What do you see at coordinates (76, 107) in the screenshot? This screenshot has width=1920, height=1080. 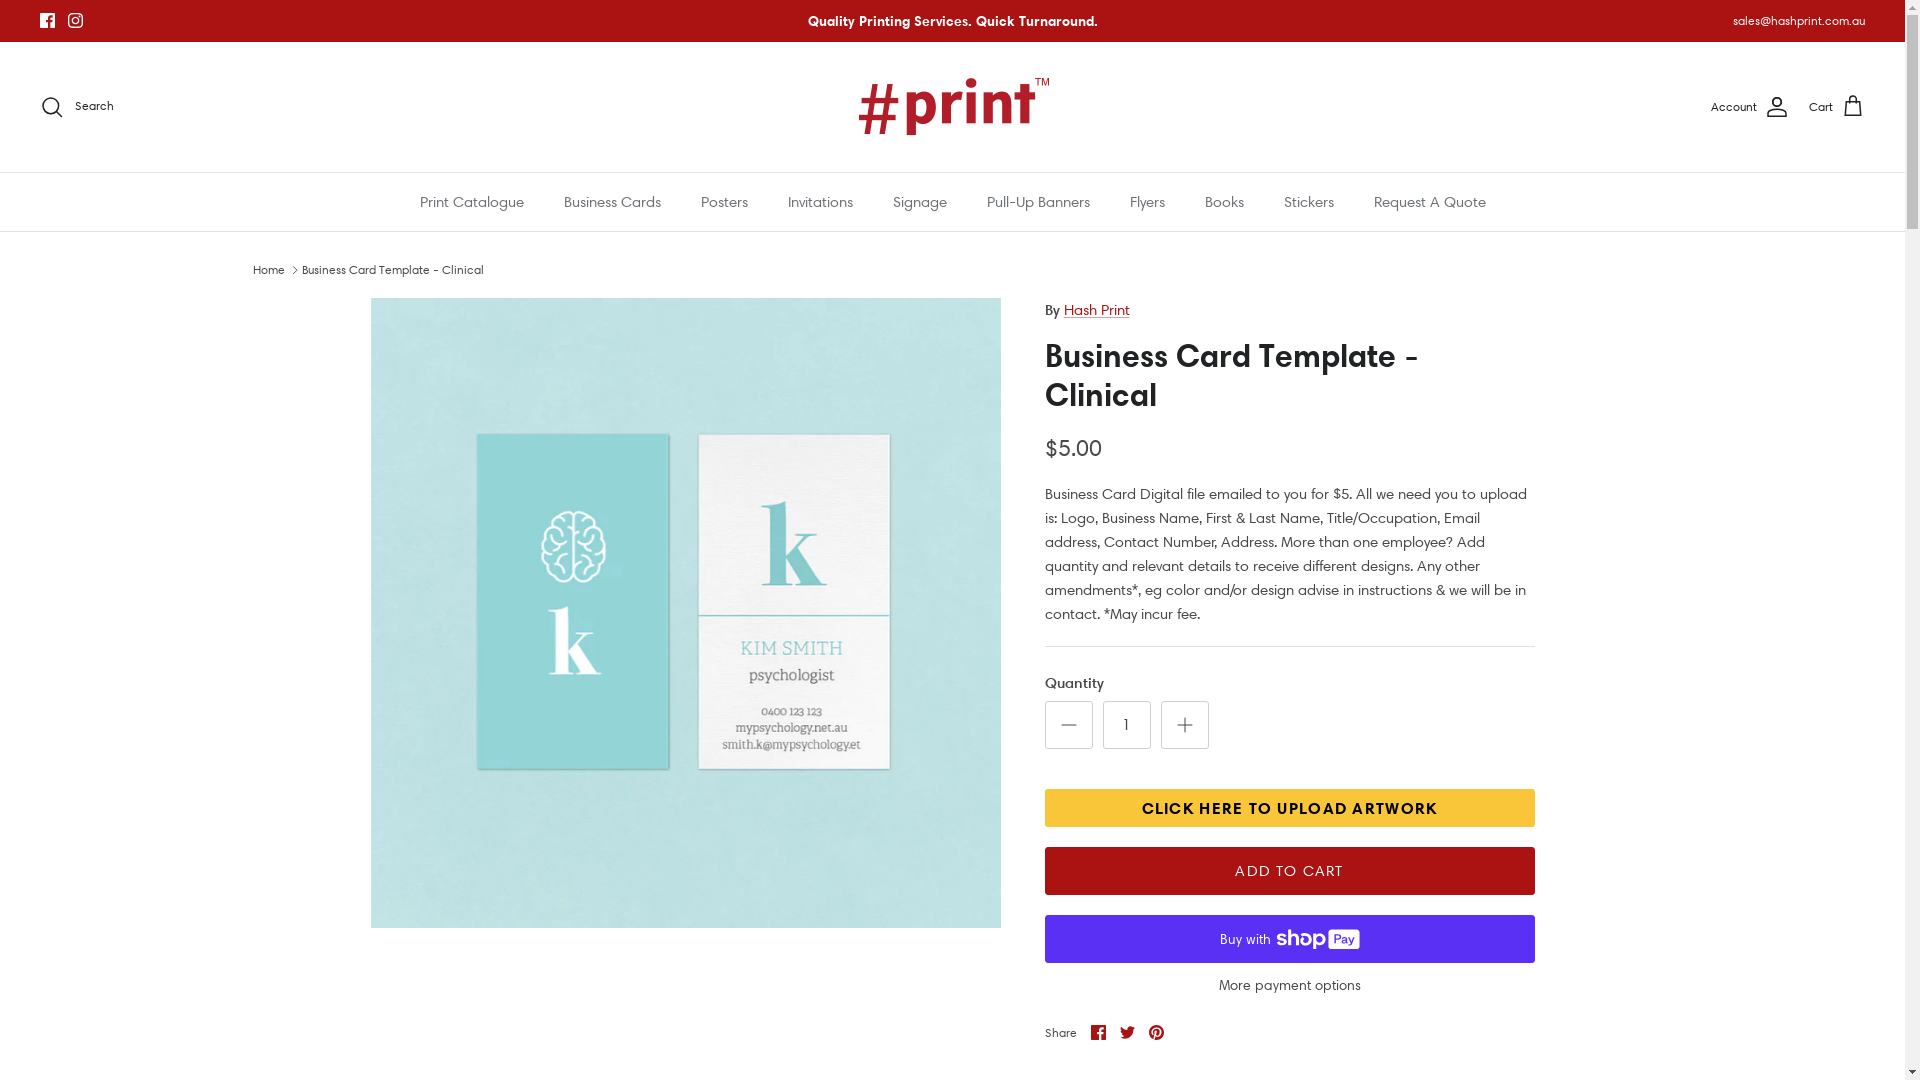 I see `'Search'` at bounding box center [76, 107].